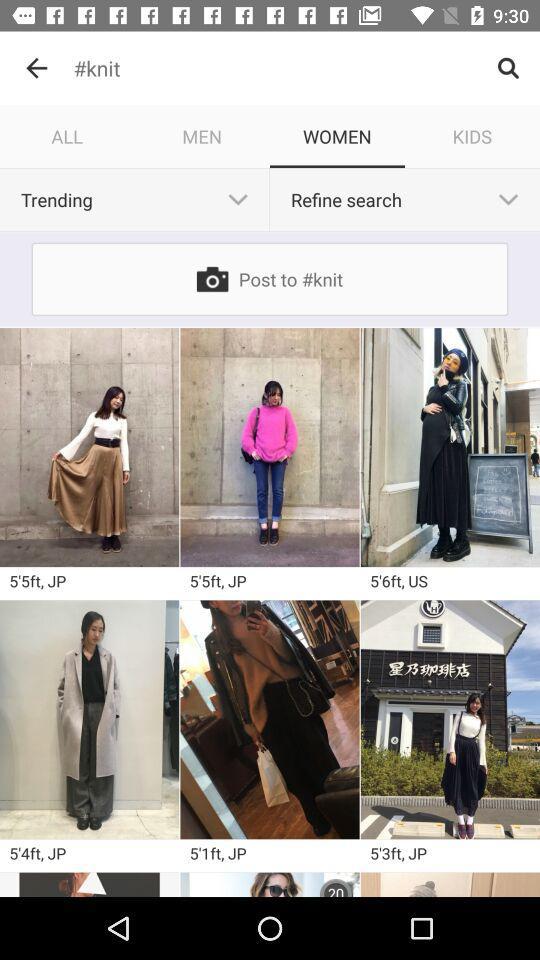  Describe the element at coordinates (88, 883) in the screenshot. I see `share the article` at that location.